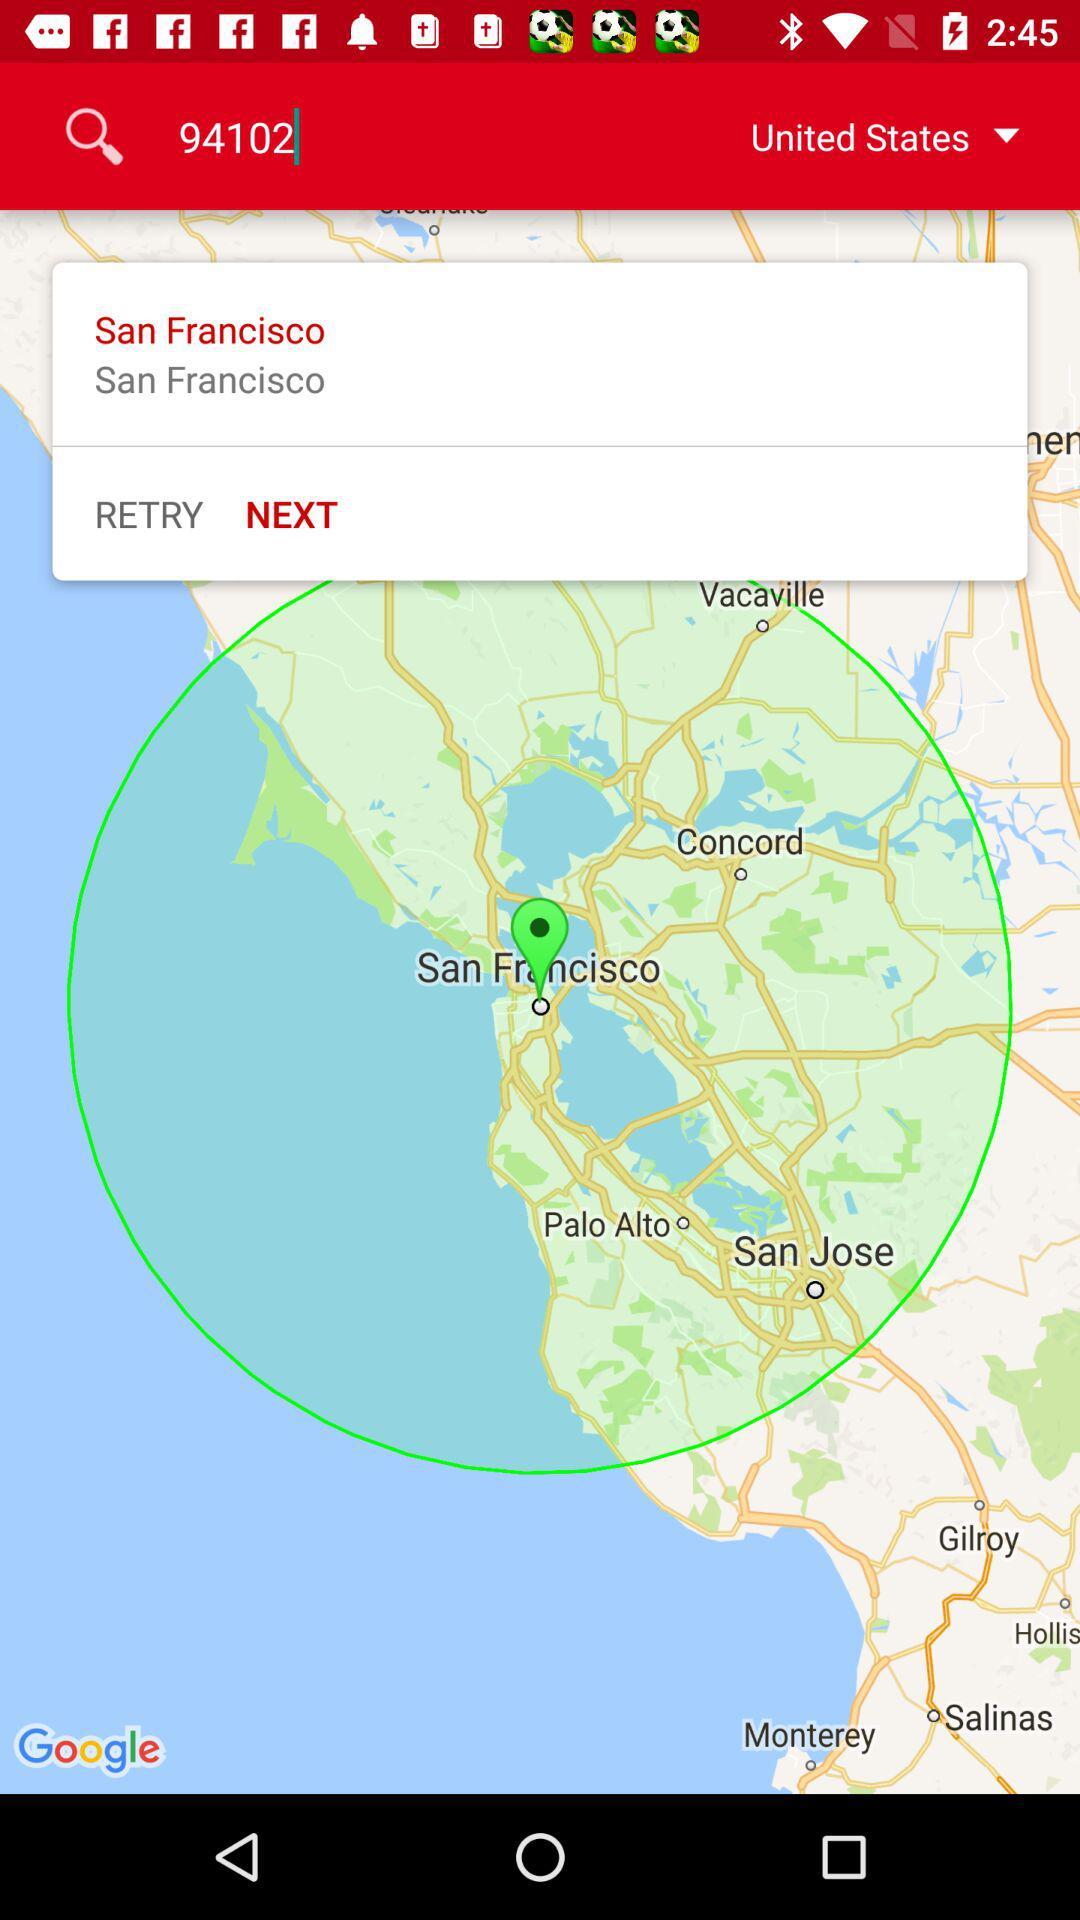 The image size is (1080, 1920). Describe the element at coordinates (853, 135) in the screenshot. I see `icon to the right of the 94102` at that location.